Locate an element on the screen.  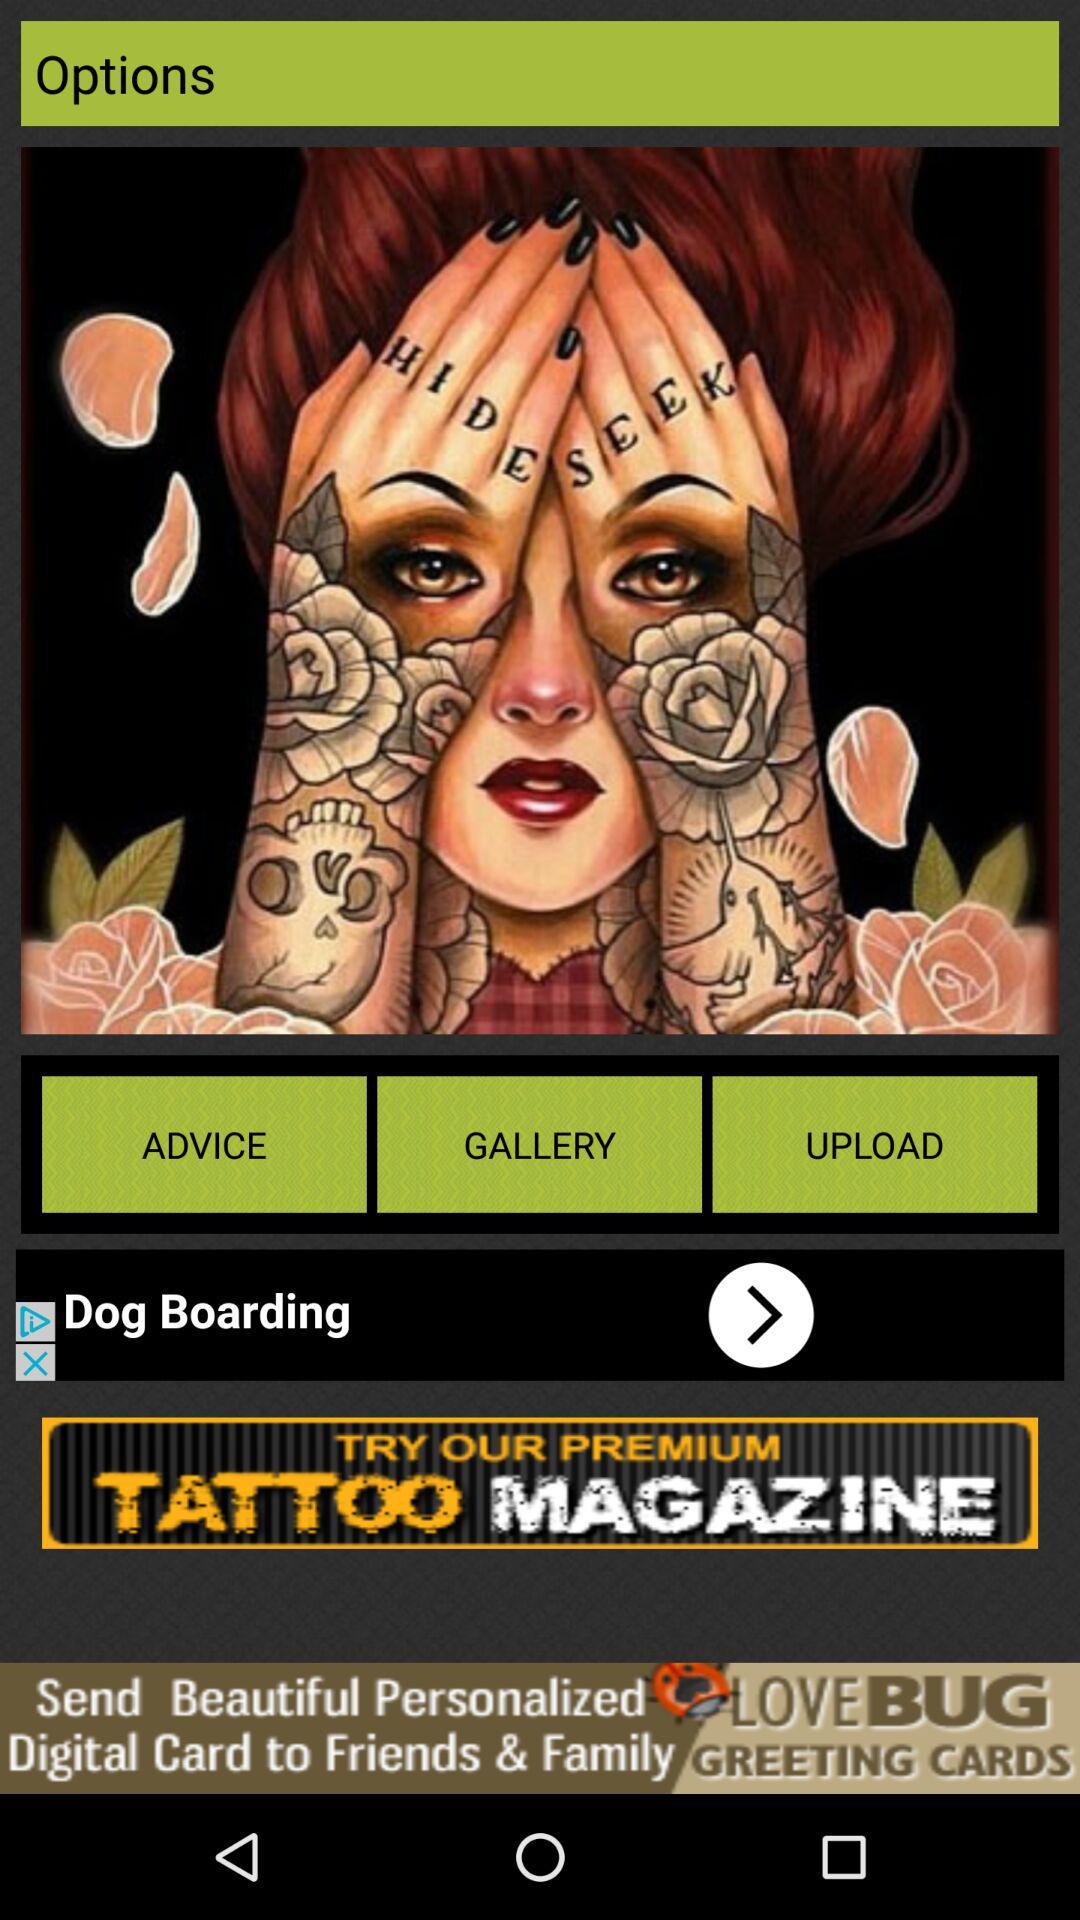
open advertisement is located at coordinates (434, 1315).